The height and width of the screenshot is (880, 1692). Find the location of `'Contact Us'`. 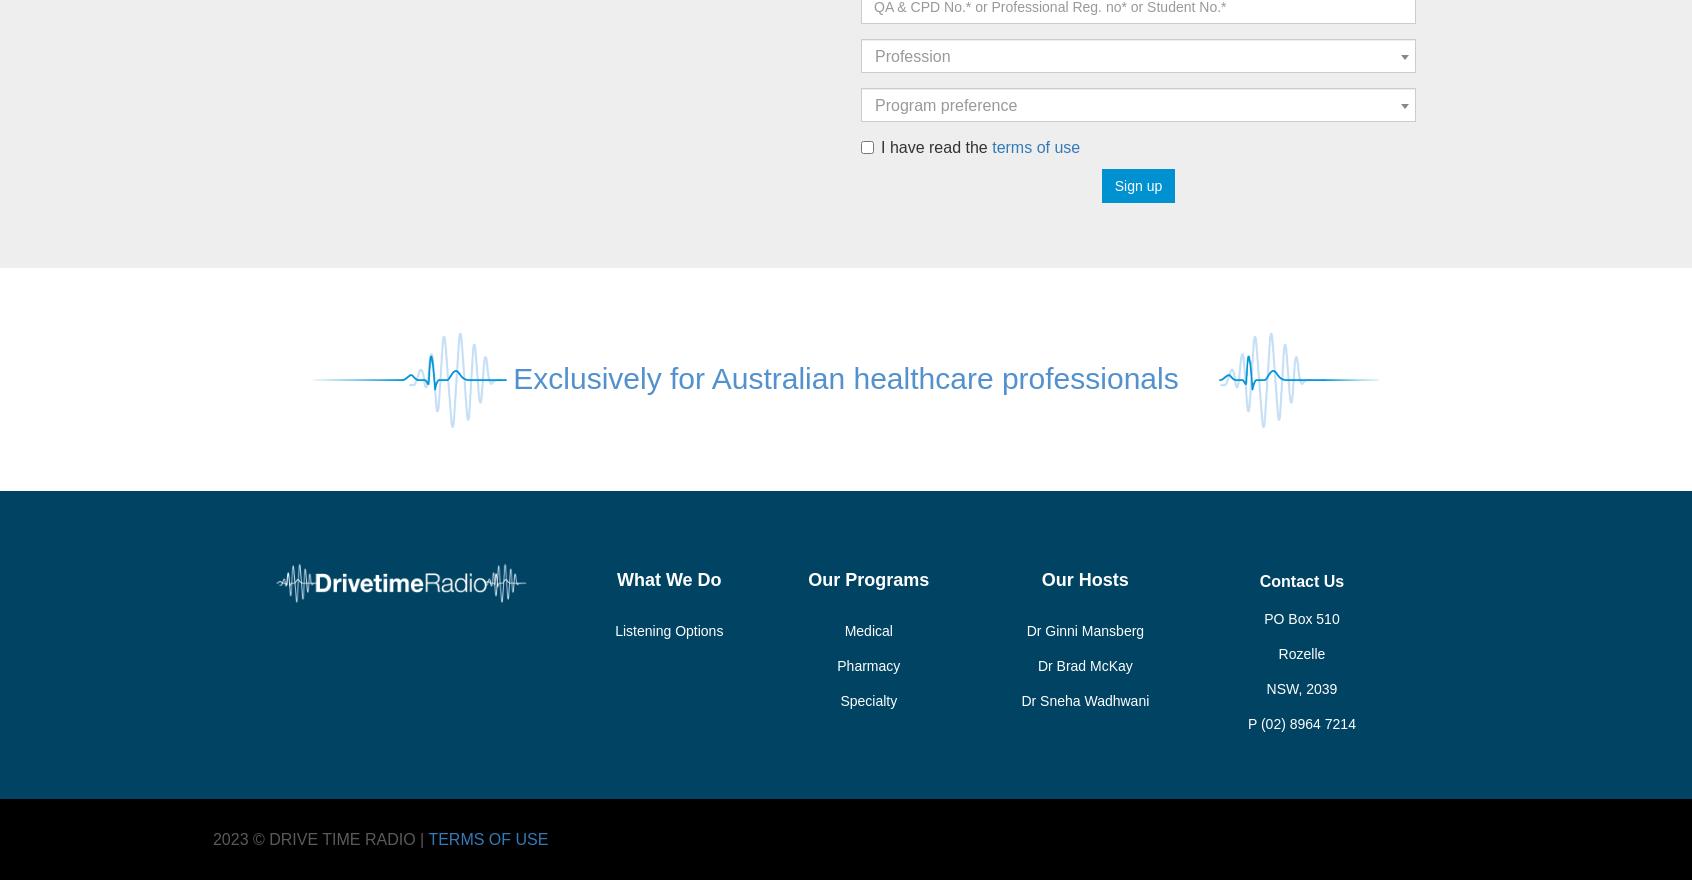

'Contact Us' is located at coordinates (1300, 581).